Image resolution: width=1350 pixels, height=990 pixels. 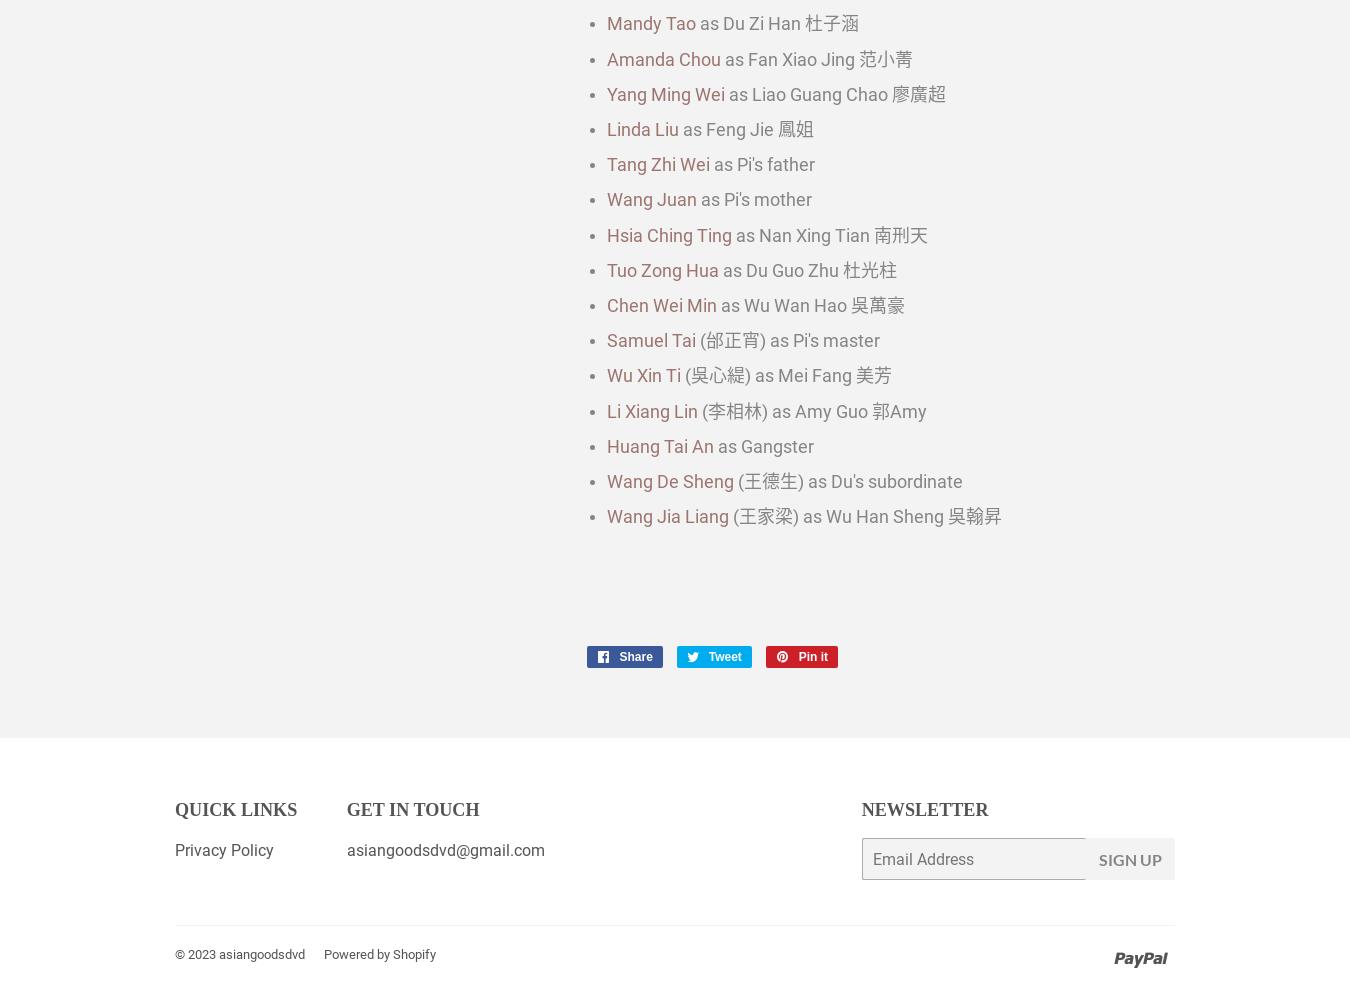 I want to click on 'Chen Wei Min', so click(x=662, y=303).